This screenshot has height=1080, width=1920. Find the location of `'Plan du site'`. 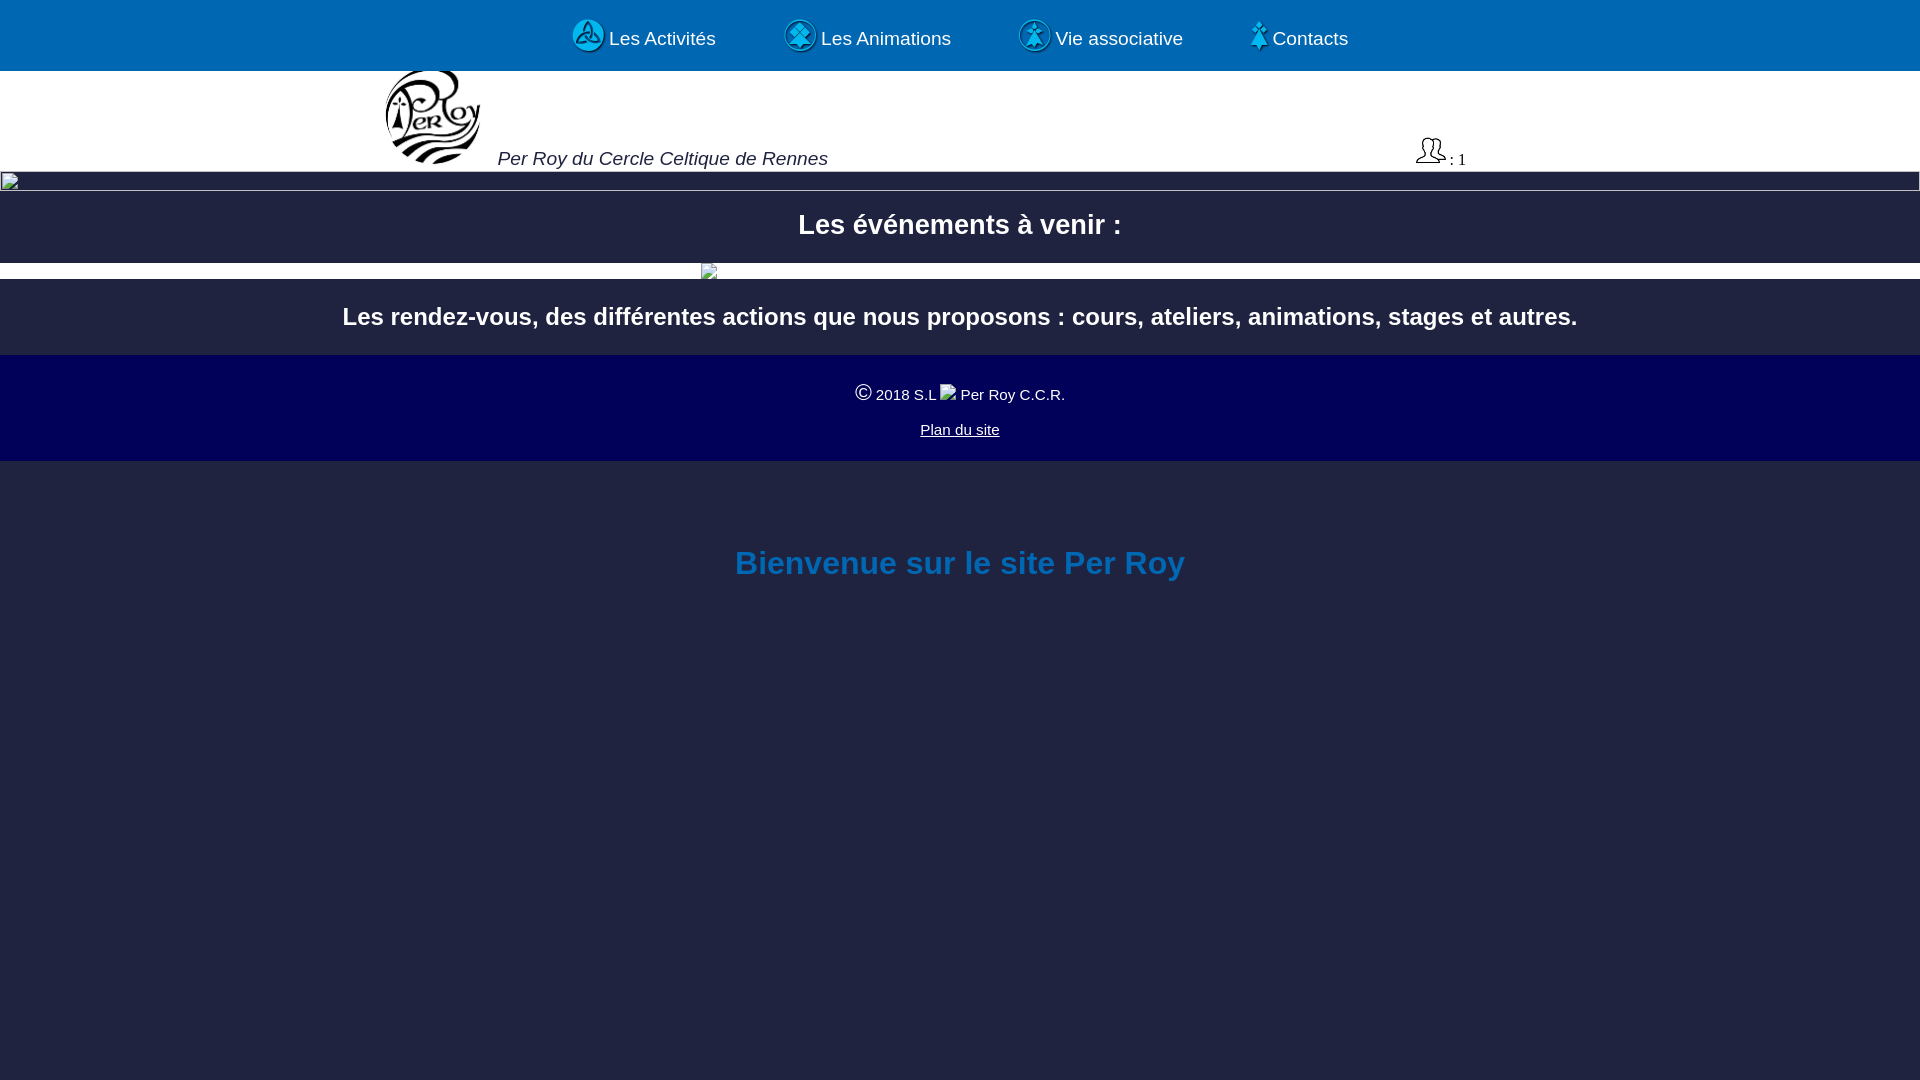

'Plan du site' is located at coordinates (919, 428).